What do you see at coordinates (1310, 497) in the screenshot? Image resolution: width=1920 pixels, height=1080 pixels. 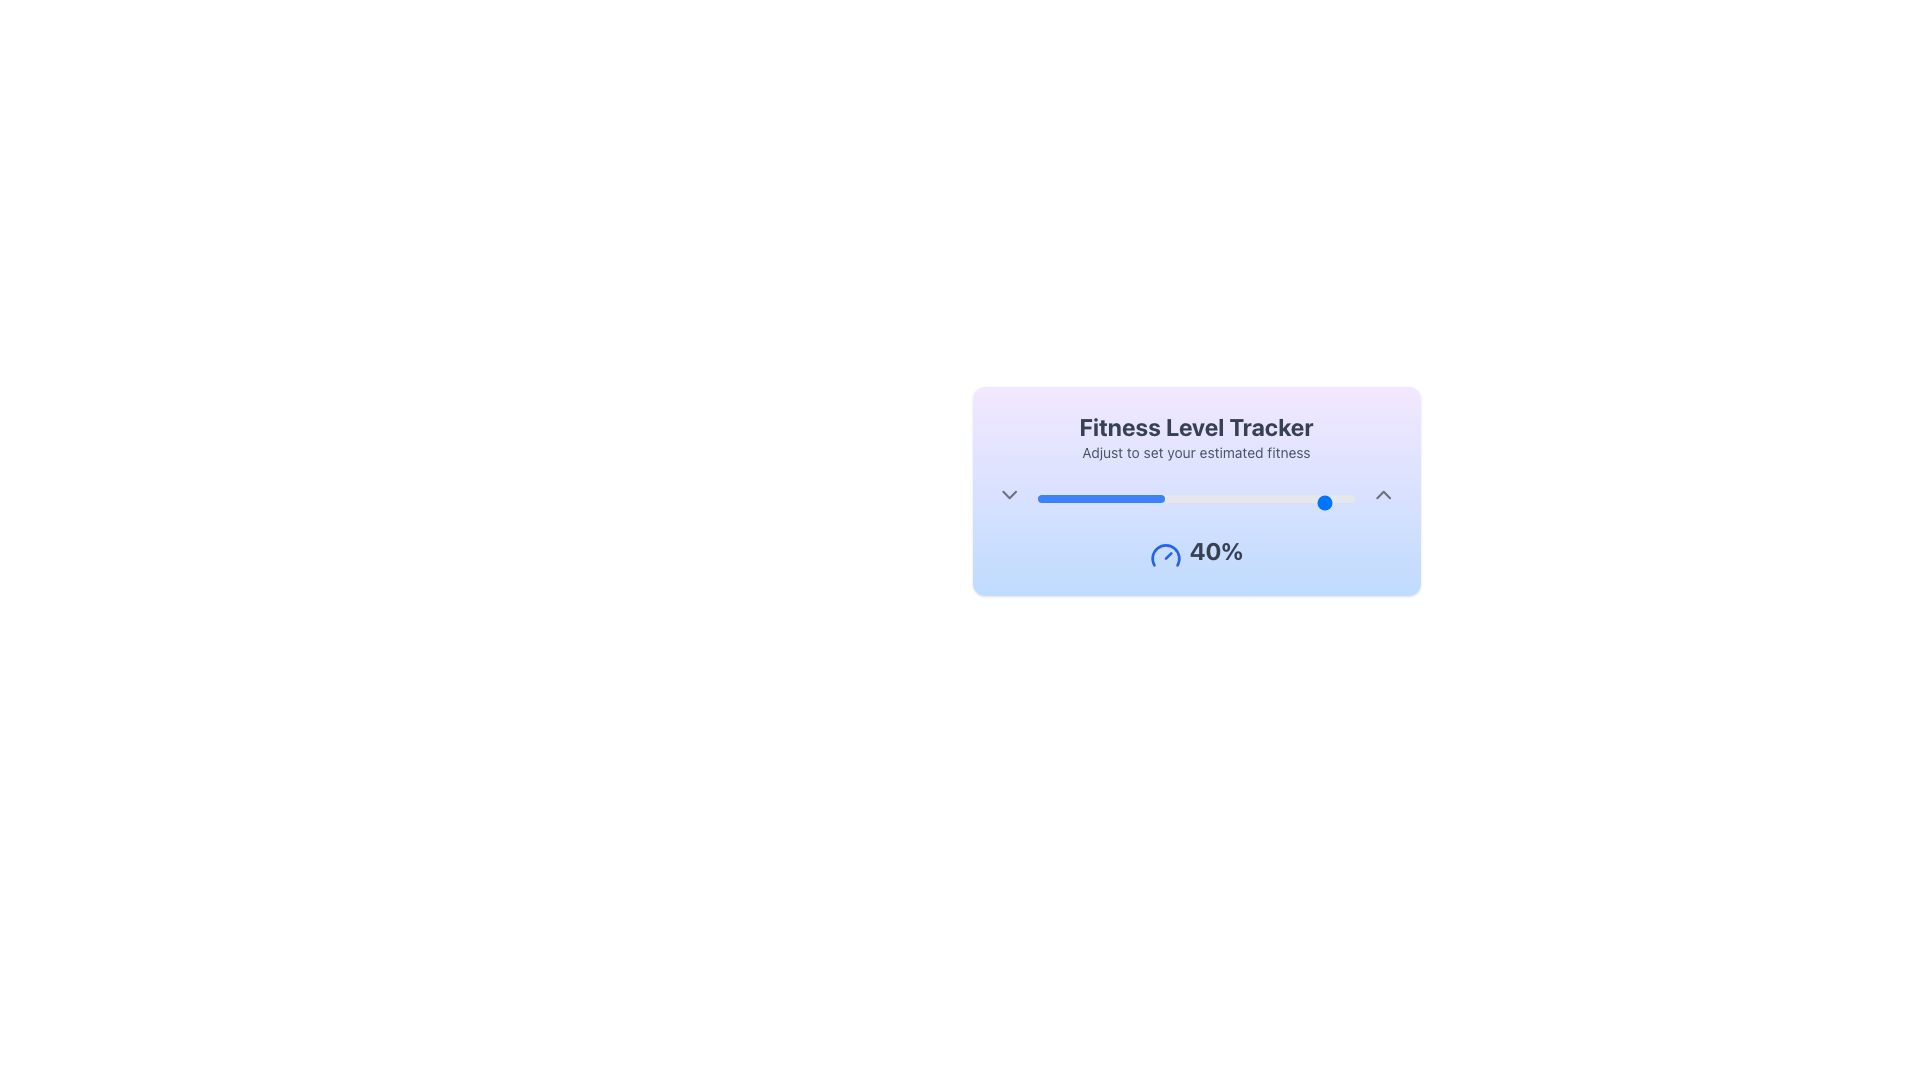 I see `the fitness level` at bounding box center [1310, 497].